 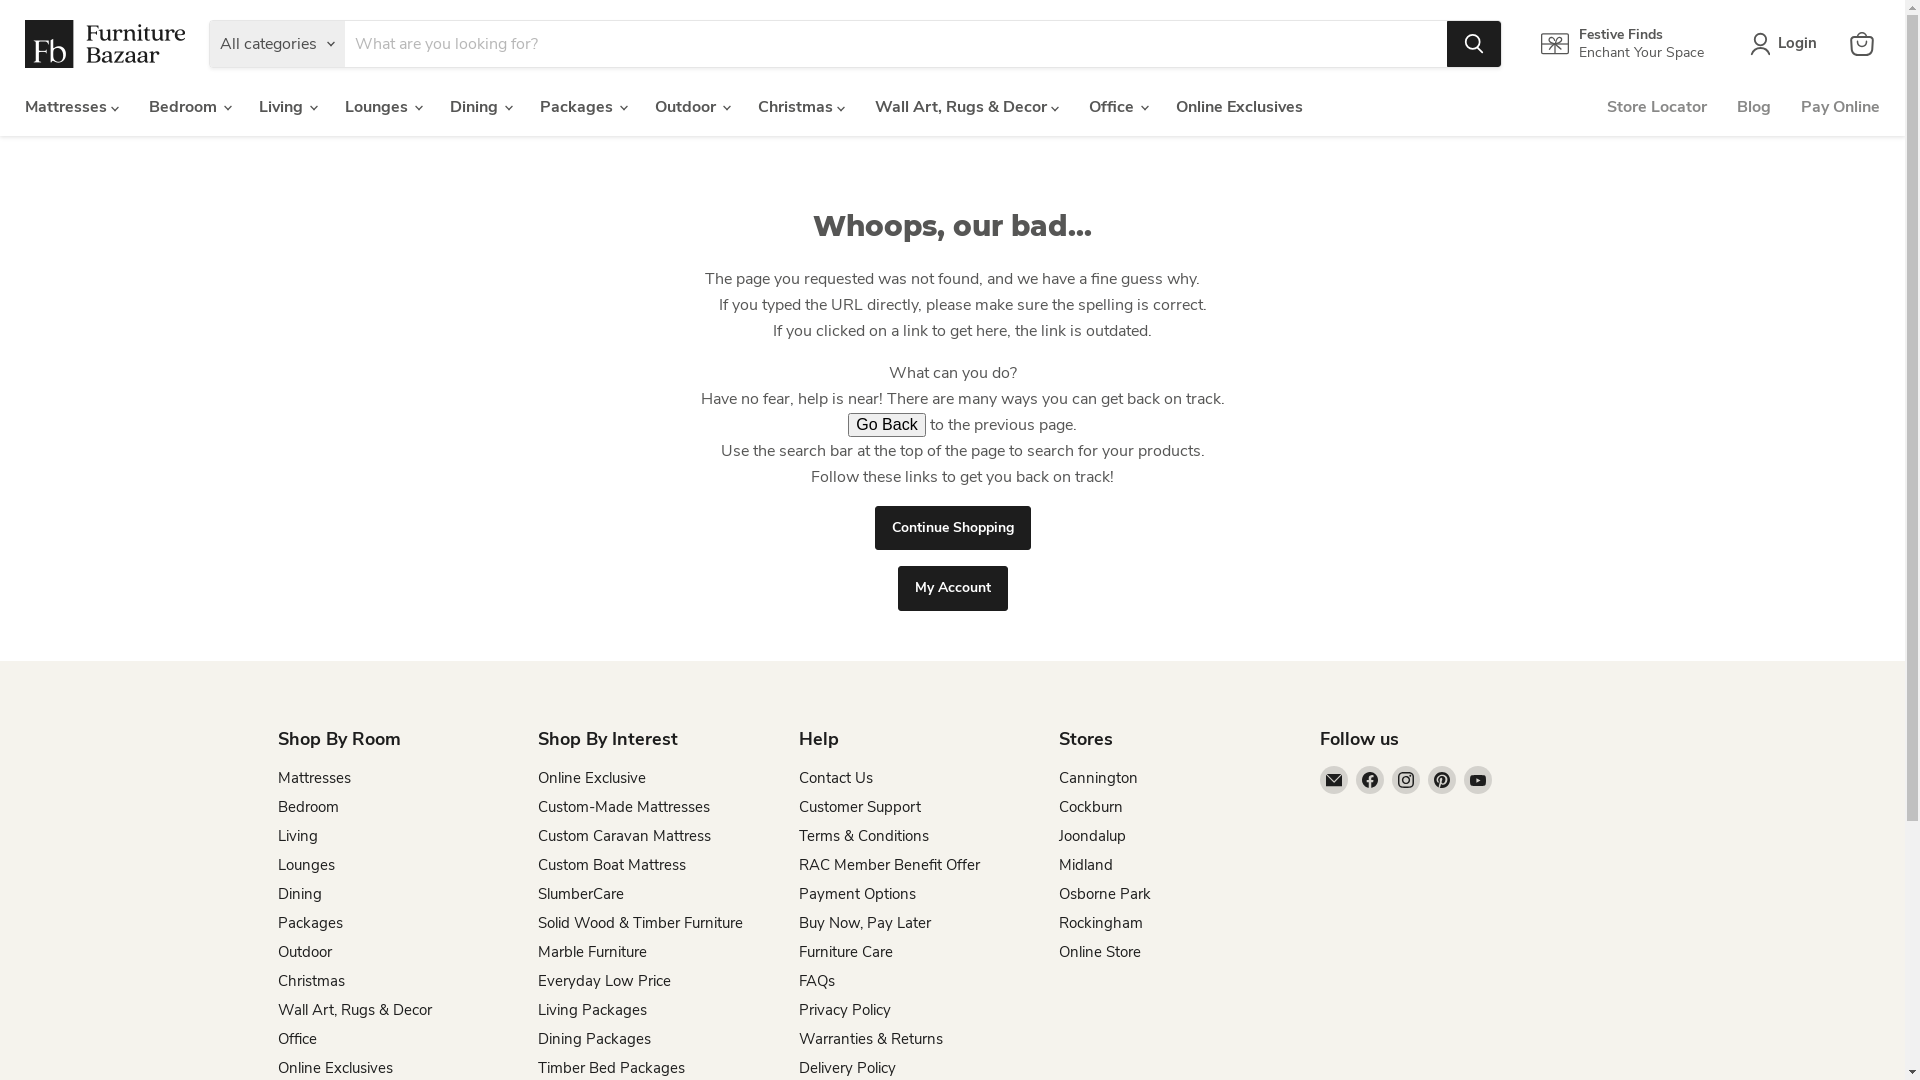 What do you see at coordinates (816, 979) in the screenshot?
I see `'FAQs'` at bounding box center [816, 979].